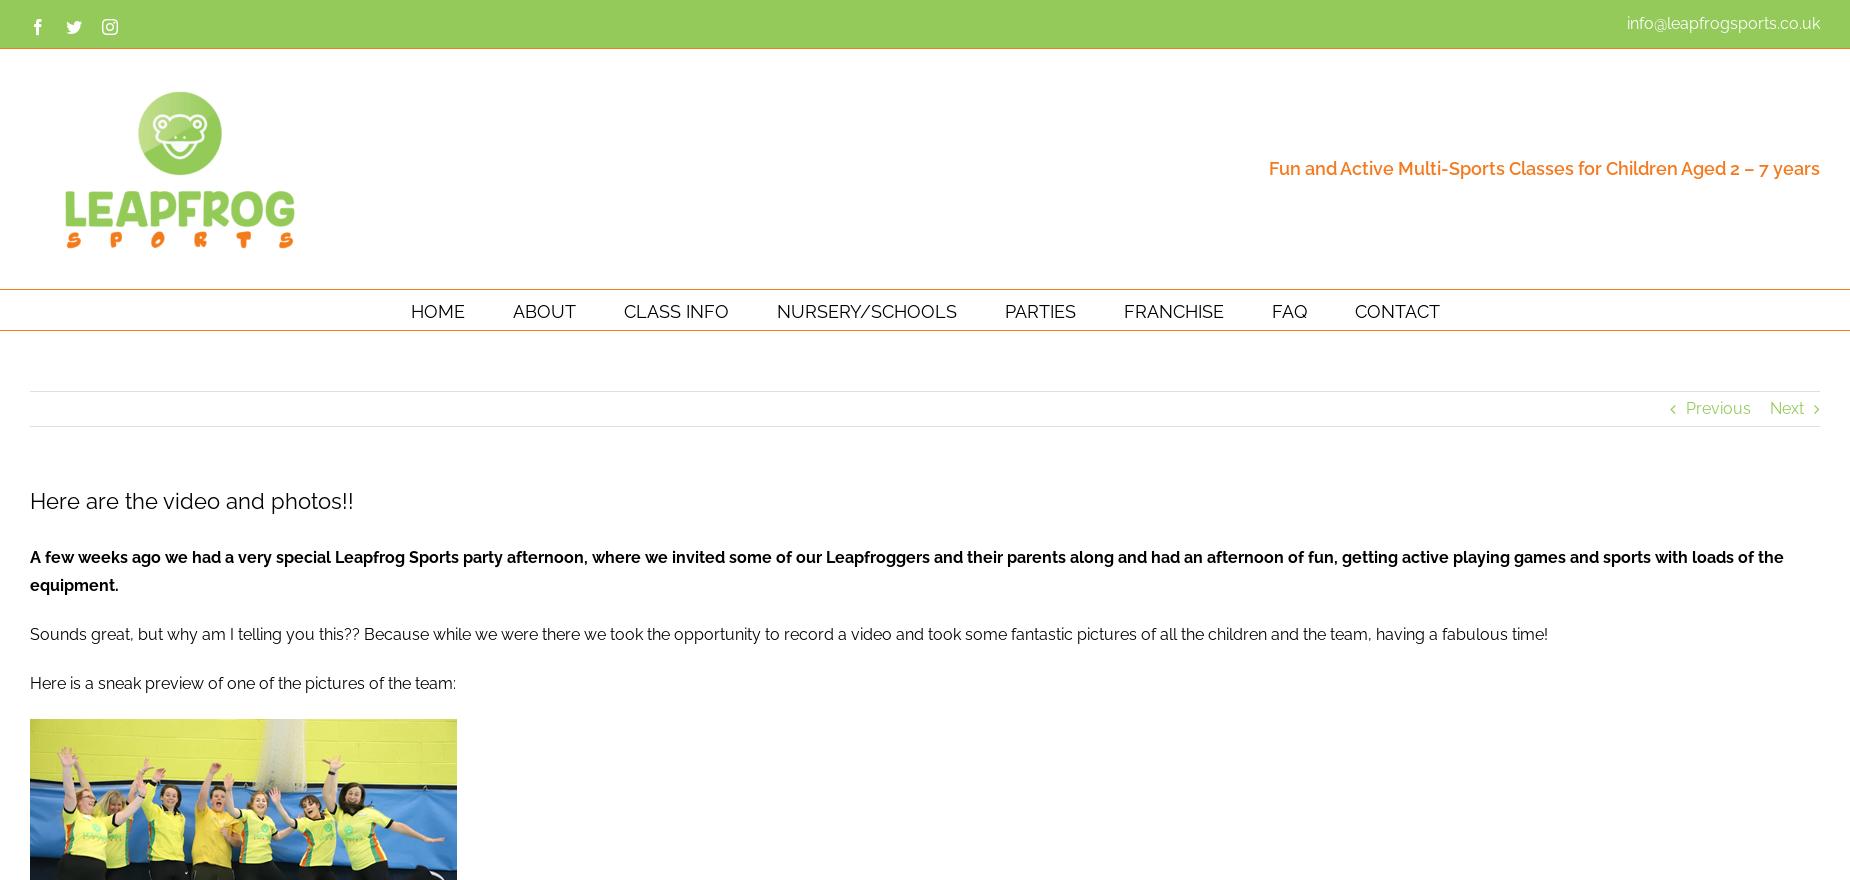 Image resolution: width=1850 pixels, height=880 pixels. Describe the element at coordinates (789, 634) in the screenshot. I see `'Sounds great, but why am I telling you this?? Because while we were there we took the opportunity to record a video and took some fantastic pictures of all the children and the team, having a fabulous time!'` at that location.